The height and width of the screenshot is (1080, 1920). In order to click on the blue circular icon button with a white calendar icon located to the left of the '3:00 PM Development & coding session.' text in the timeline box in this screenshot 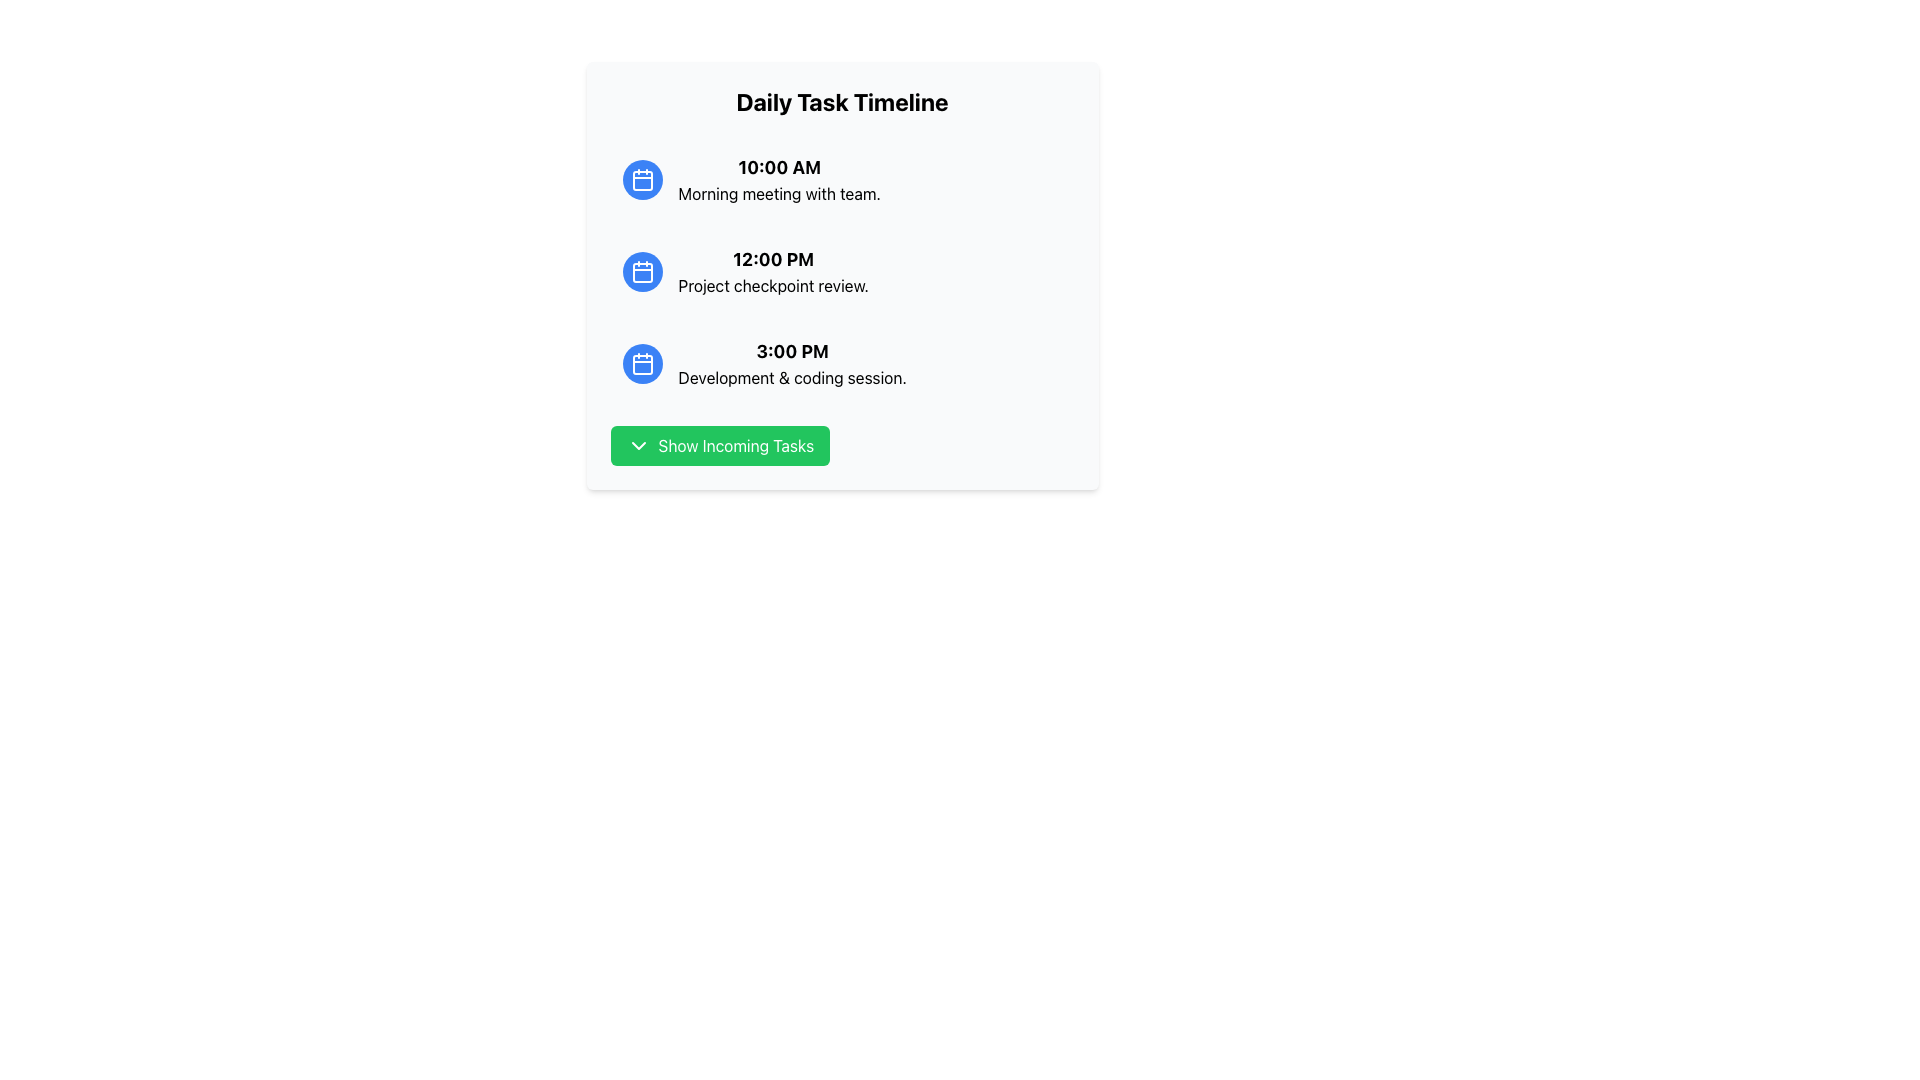, I will do `click(642, 363)`.